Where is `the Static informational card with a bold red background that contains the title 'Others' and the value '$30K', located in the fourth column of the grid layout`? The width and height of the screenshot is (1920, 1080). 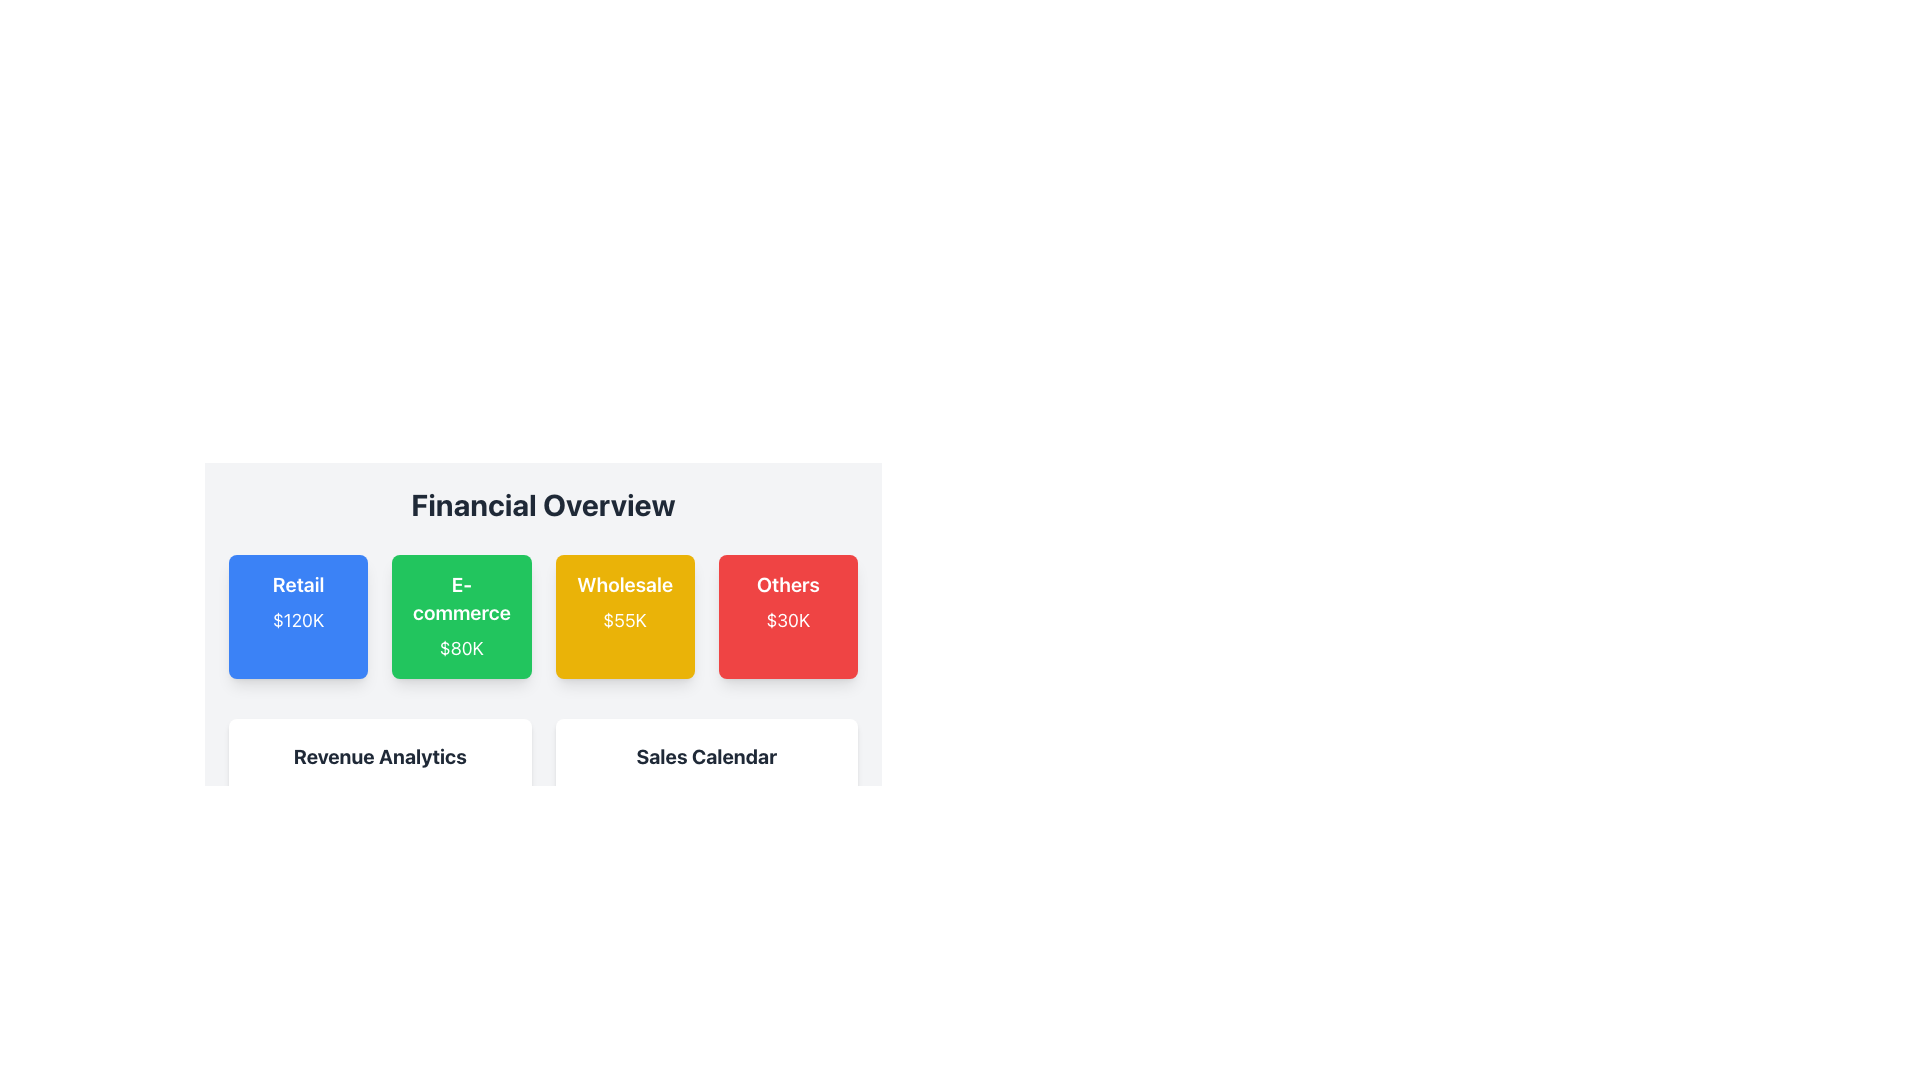
the Static informational card with a bold red background that contains the title 'Others' and the value '$30K', located in the fourth column of the grid layout is located at coordinates (787, 616).